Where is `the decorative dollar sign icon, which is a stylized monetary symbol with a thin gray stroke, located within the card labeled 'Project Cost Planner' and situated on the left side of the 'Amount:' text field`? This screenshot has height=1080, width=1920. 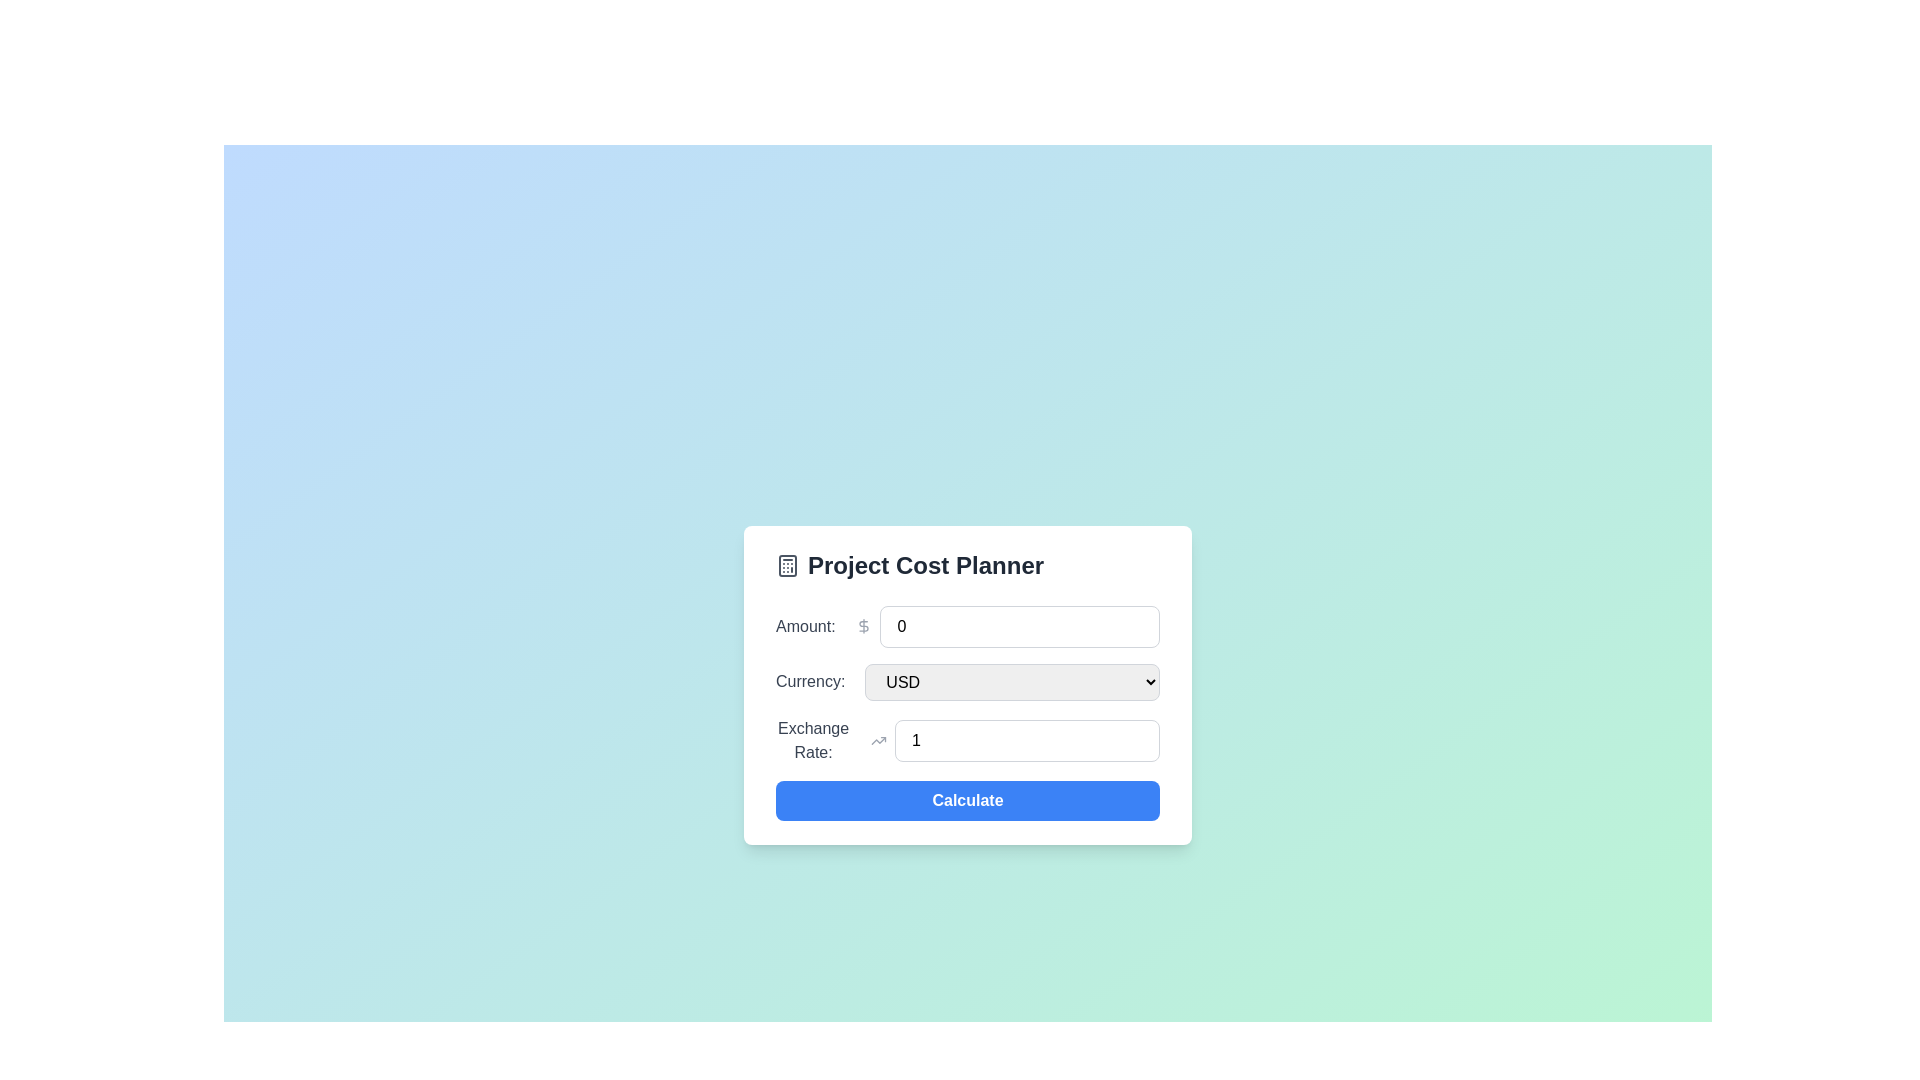 the decorative dollar sign icon, which is a stylized monetary symbol with a thin gray stroke, located within the card labeled 'Project Cost Planner' and situated on the left side of the 'Amount:' text field is located at coordinates (864, 625).